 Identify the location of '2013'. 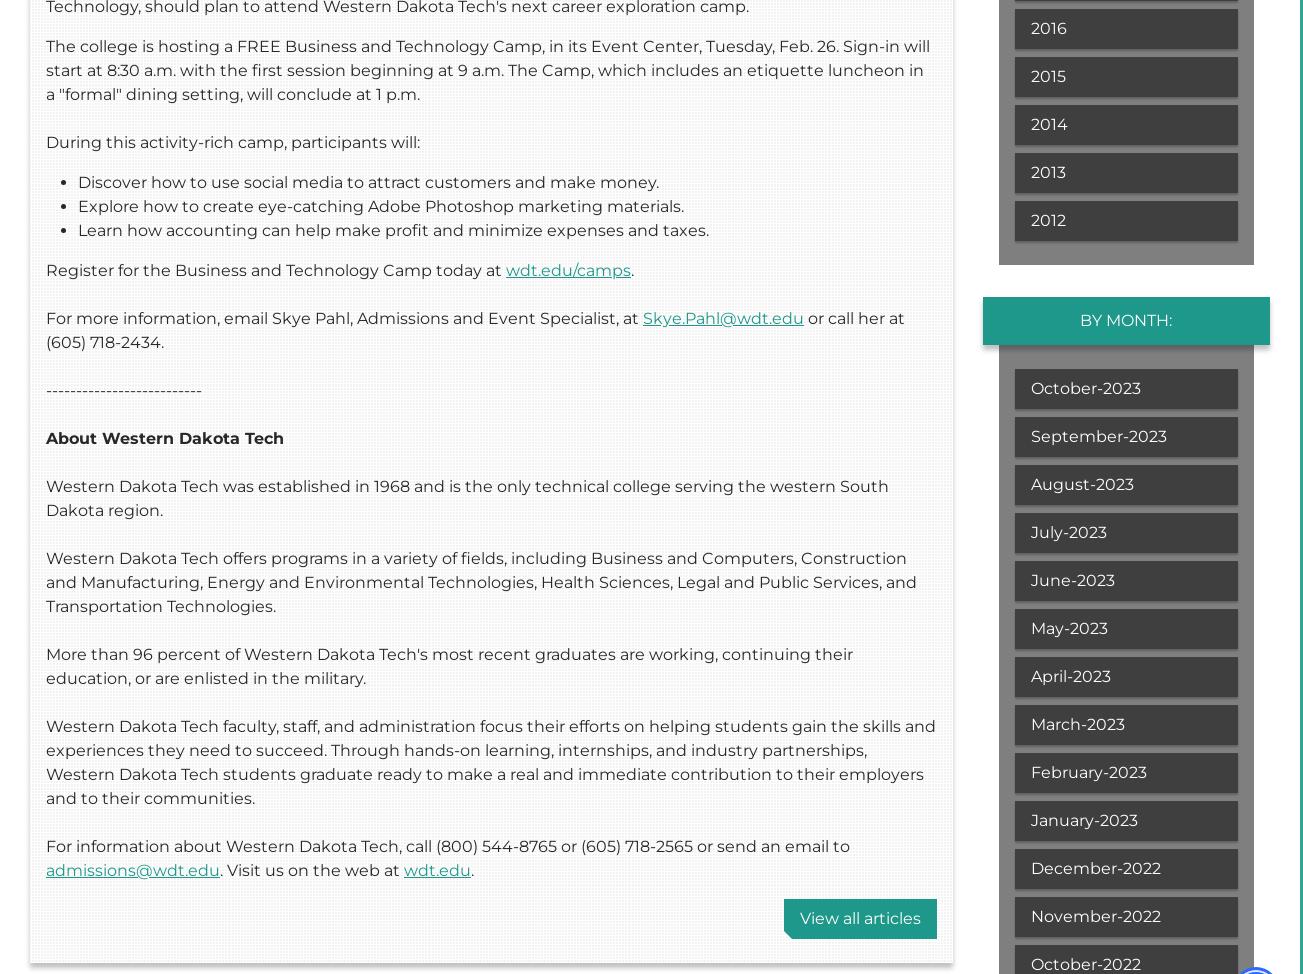
(1047, 172).